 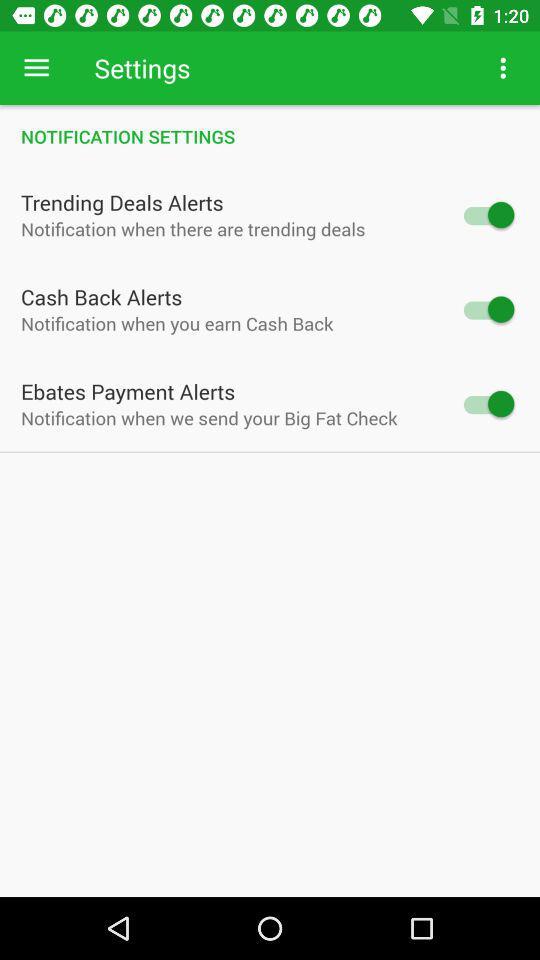 What do you see at coordinates (486, 309) in the screenshot?
I see `cash back alerts` at bounding box center [486, 309].